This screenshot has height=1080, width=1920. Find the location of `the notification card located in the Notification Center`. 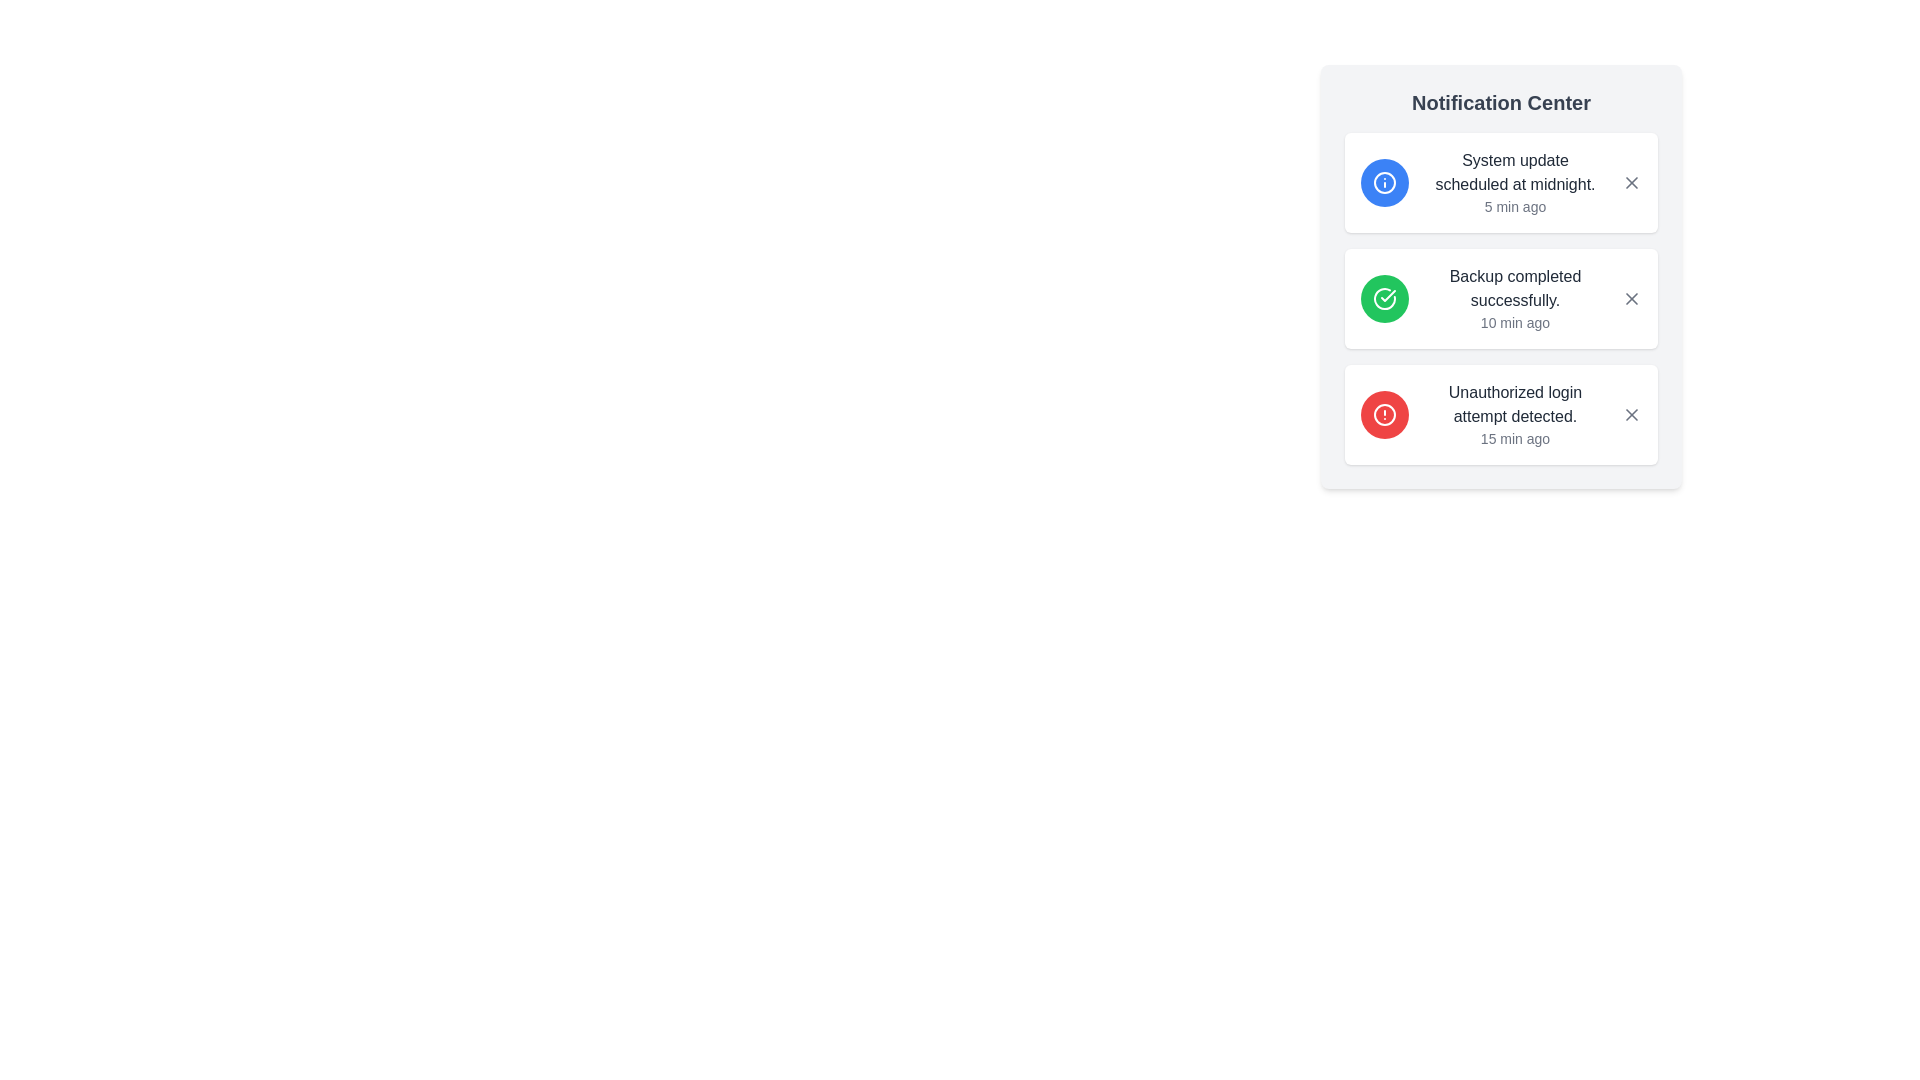

the notification card located in the Notification Center is located at coordinates (1501, 299).